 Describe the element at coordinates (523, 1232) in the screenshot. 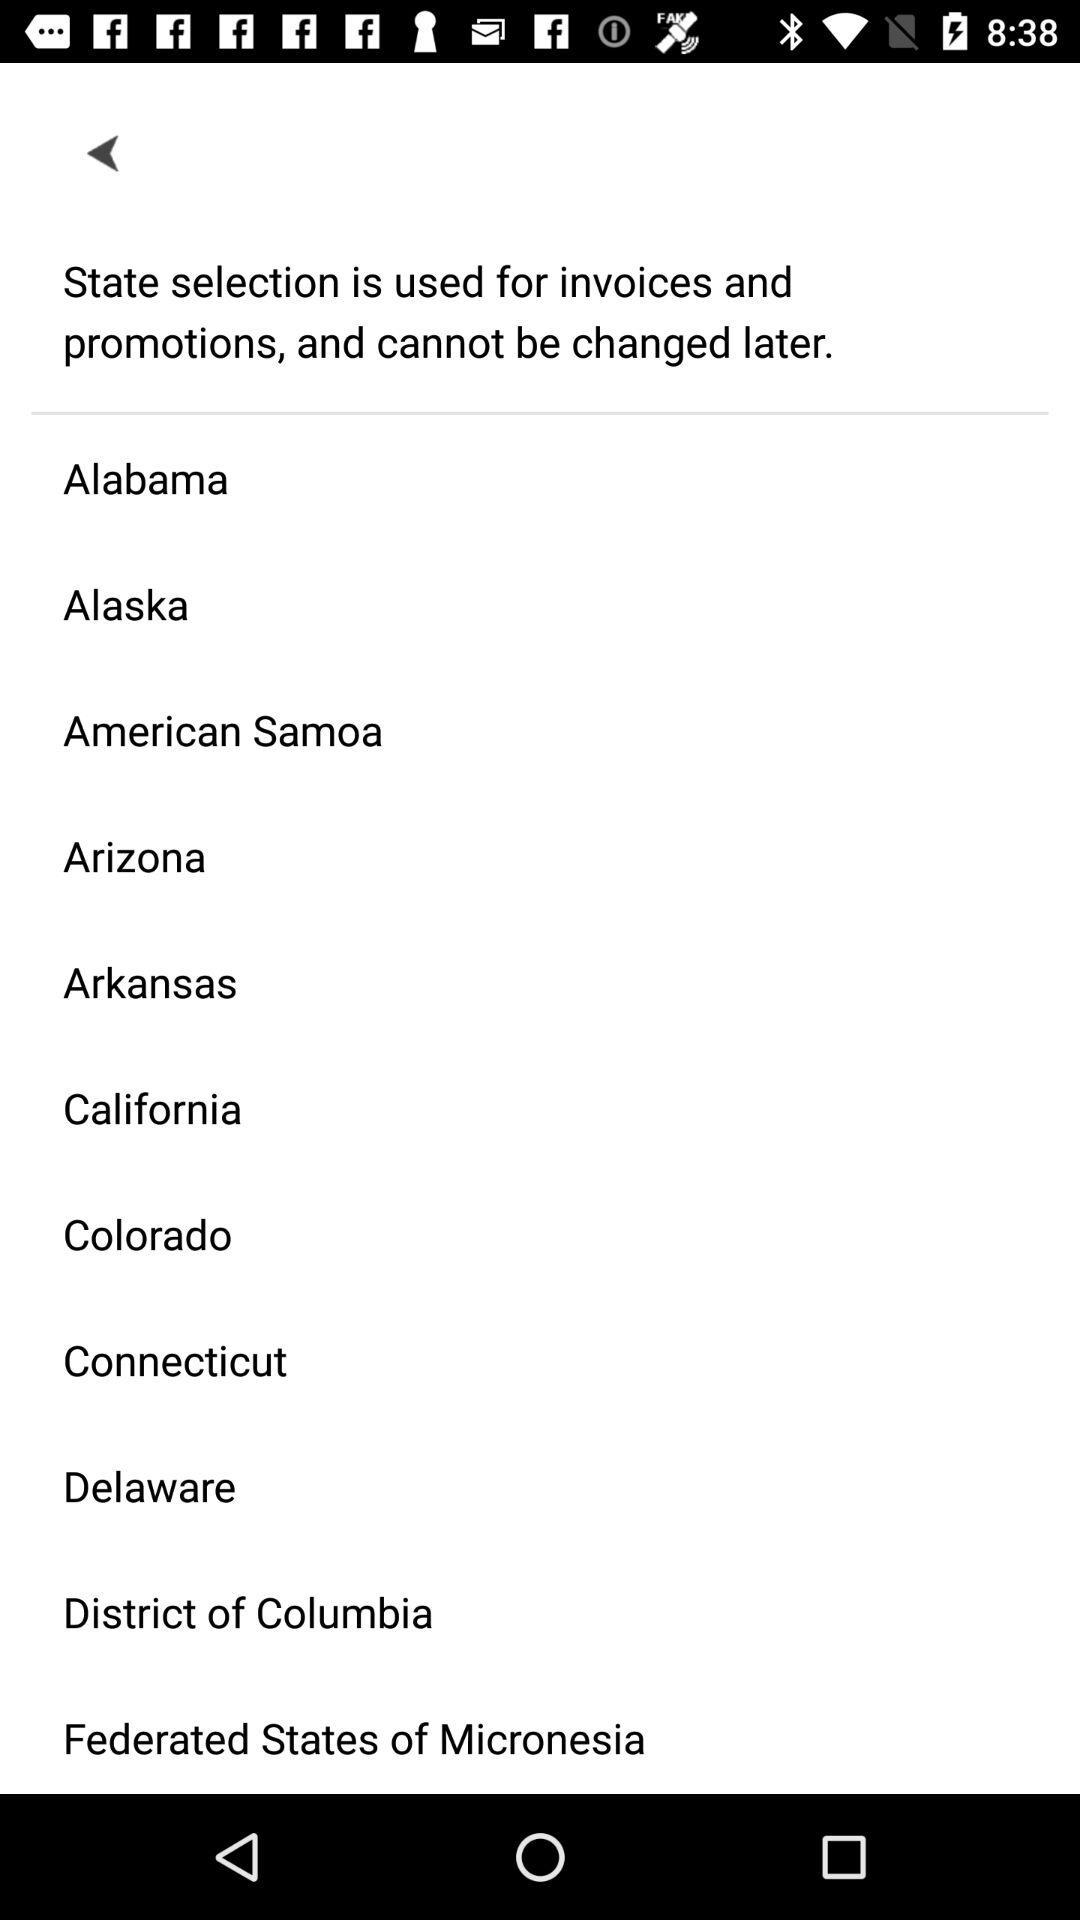

I see `the colorado item` at that location.